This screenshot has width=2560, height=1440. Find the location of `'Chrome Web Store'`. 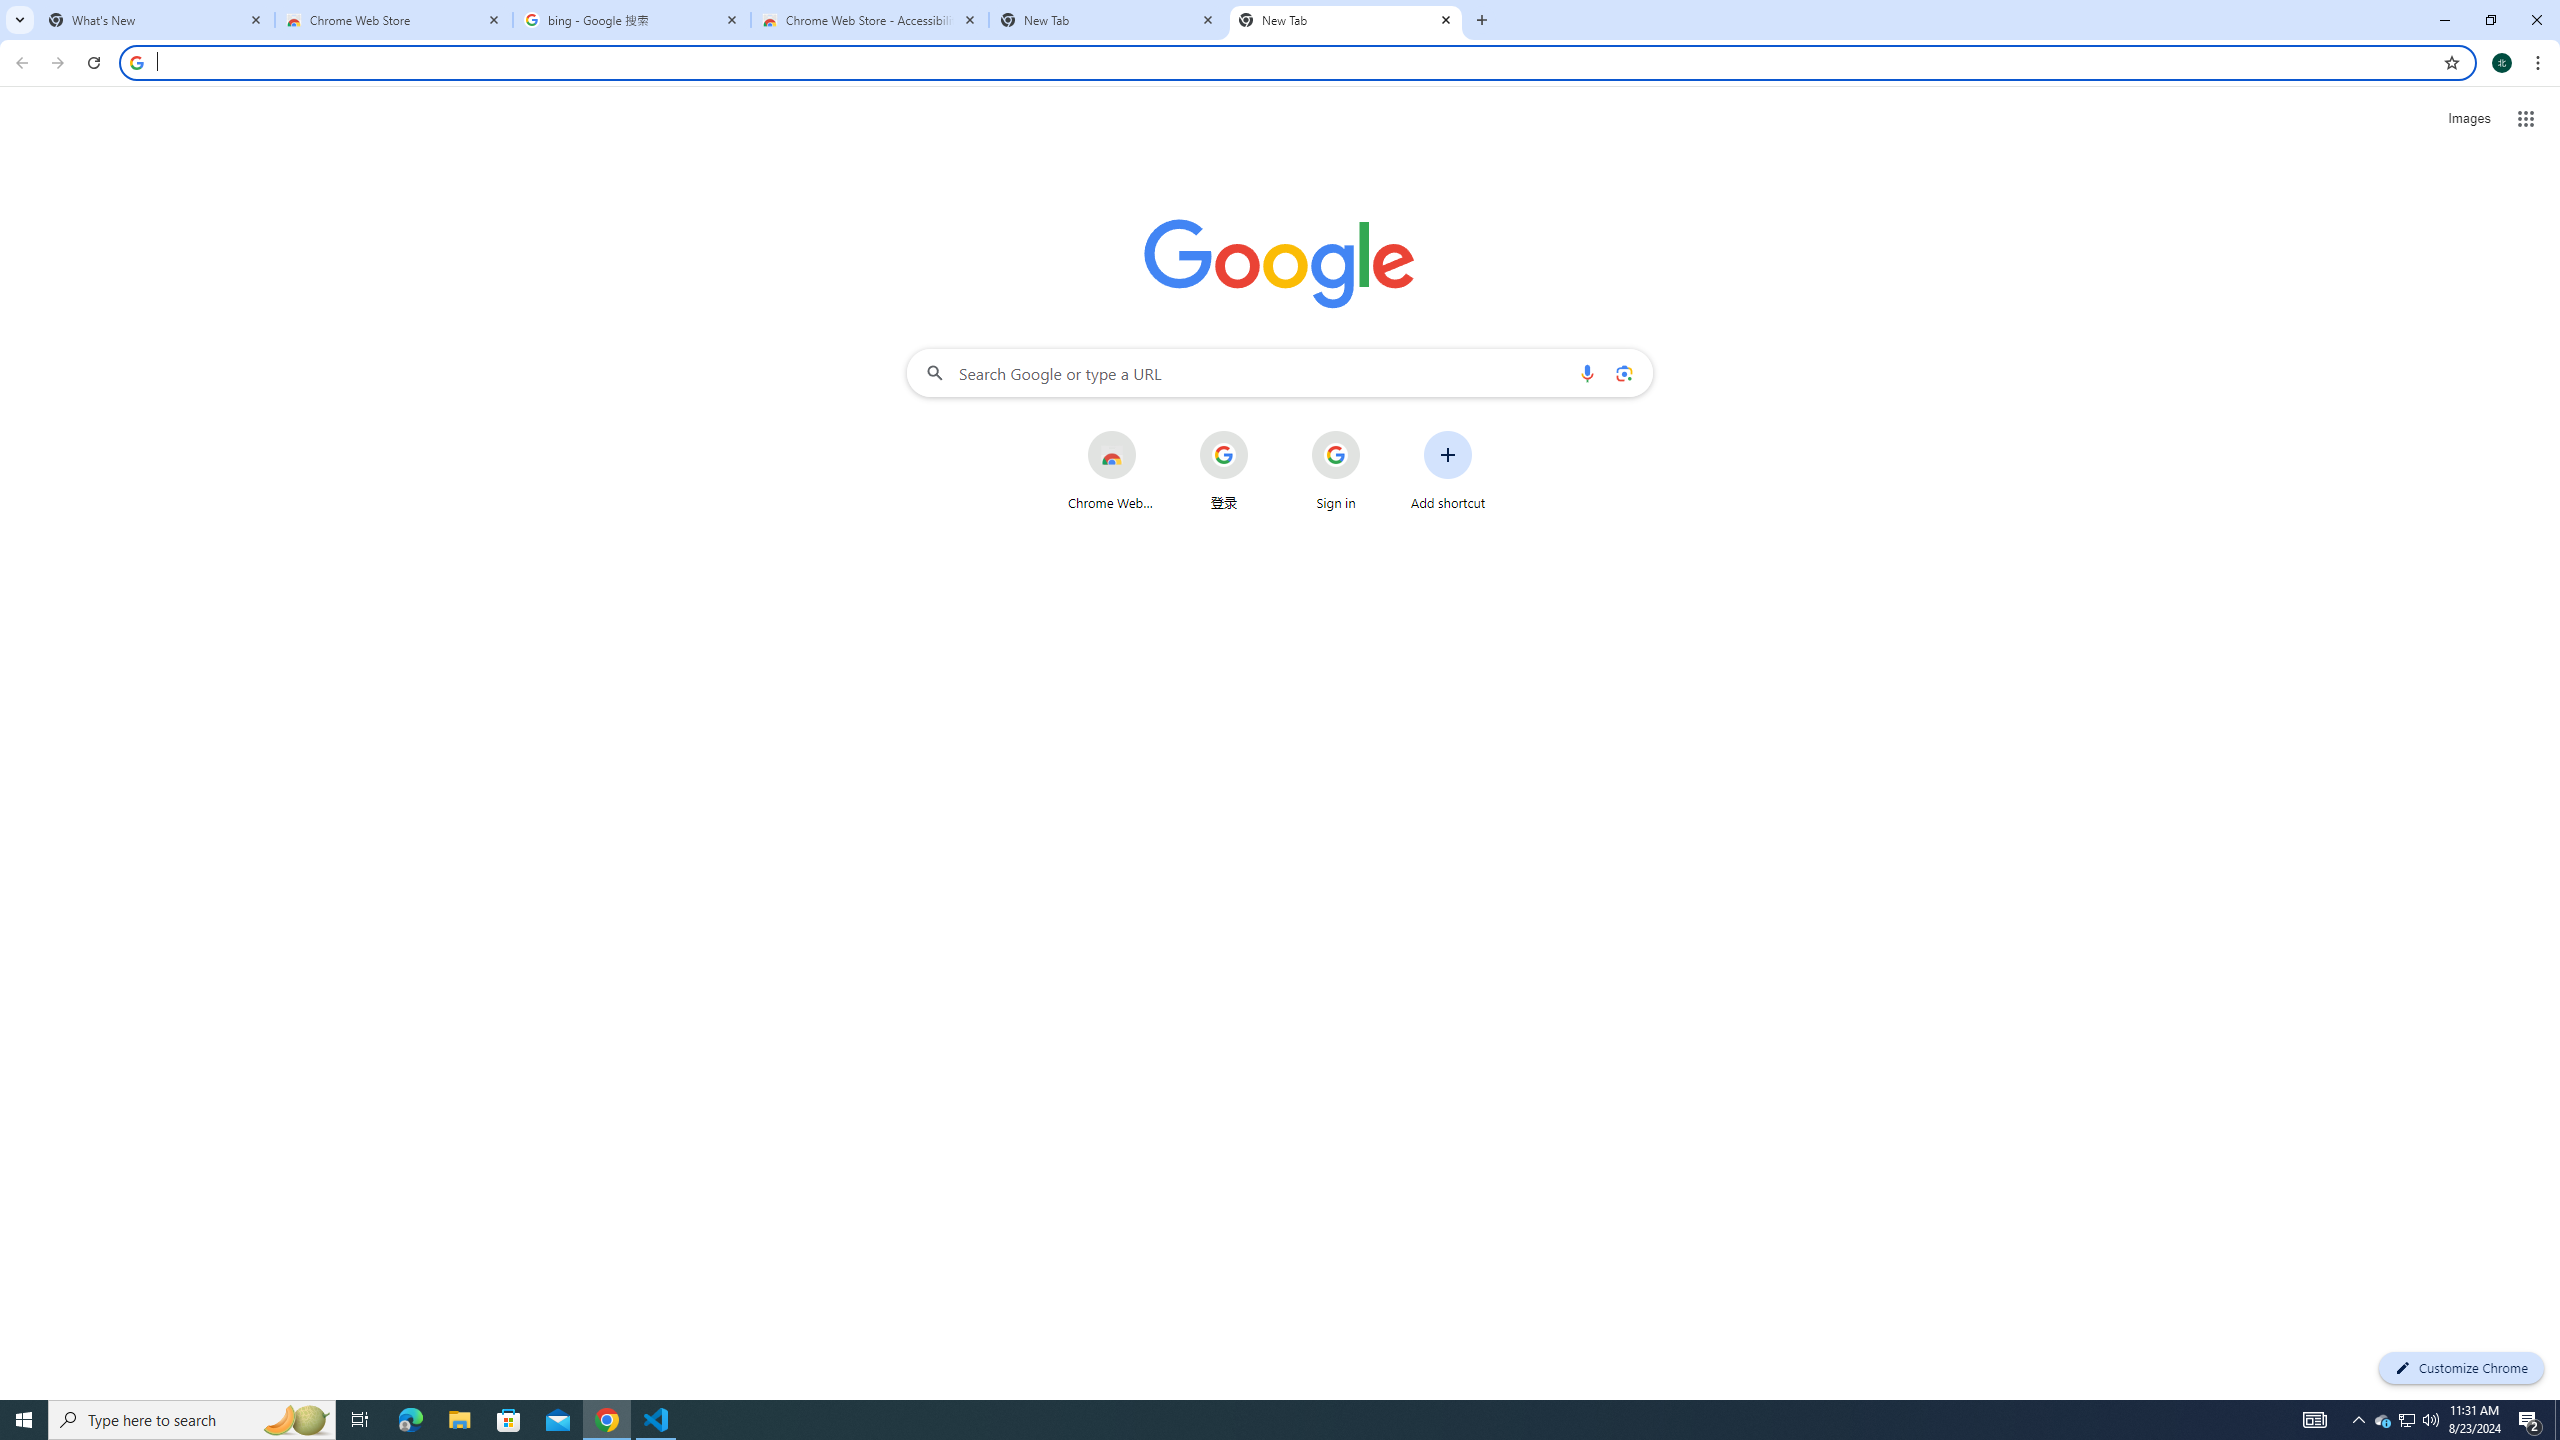

'Chrome Web Store' is located at coordinates (394, 19).